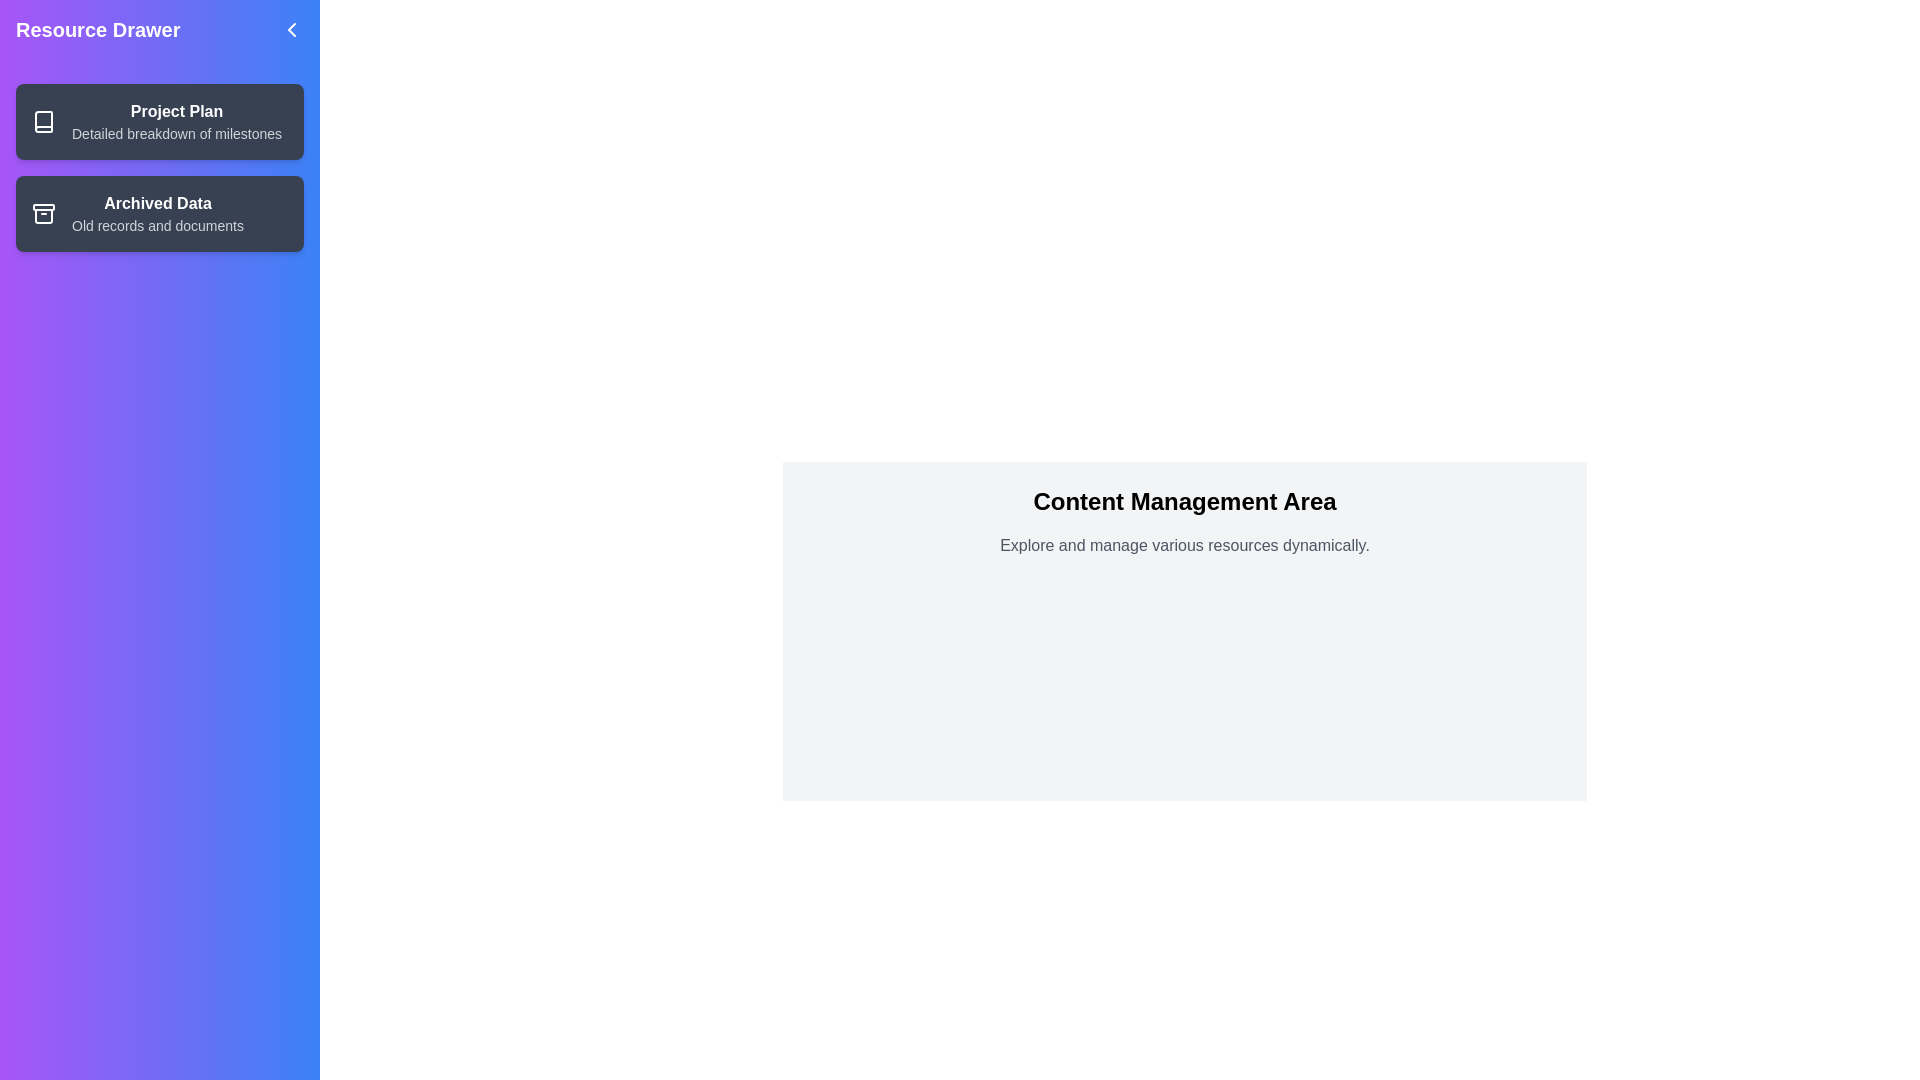  Describe the element at coordinates (158, 122) in the screenshot. I see `the resource with the title Project Plan` at that location.